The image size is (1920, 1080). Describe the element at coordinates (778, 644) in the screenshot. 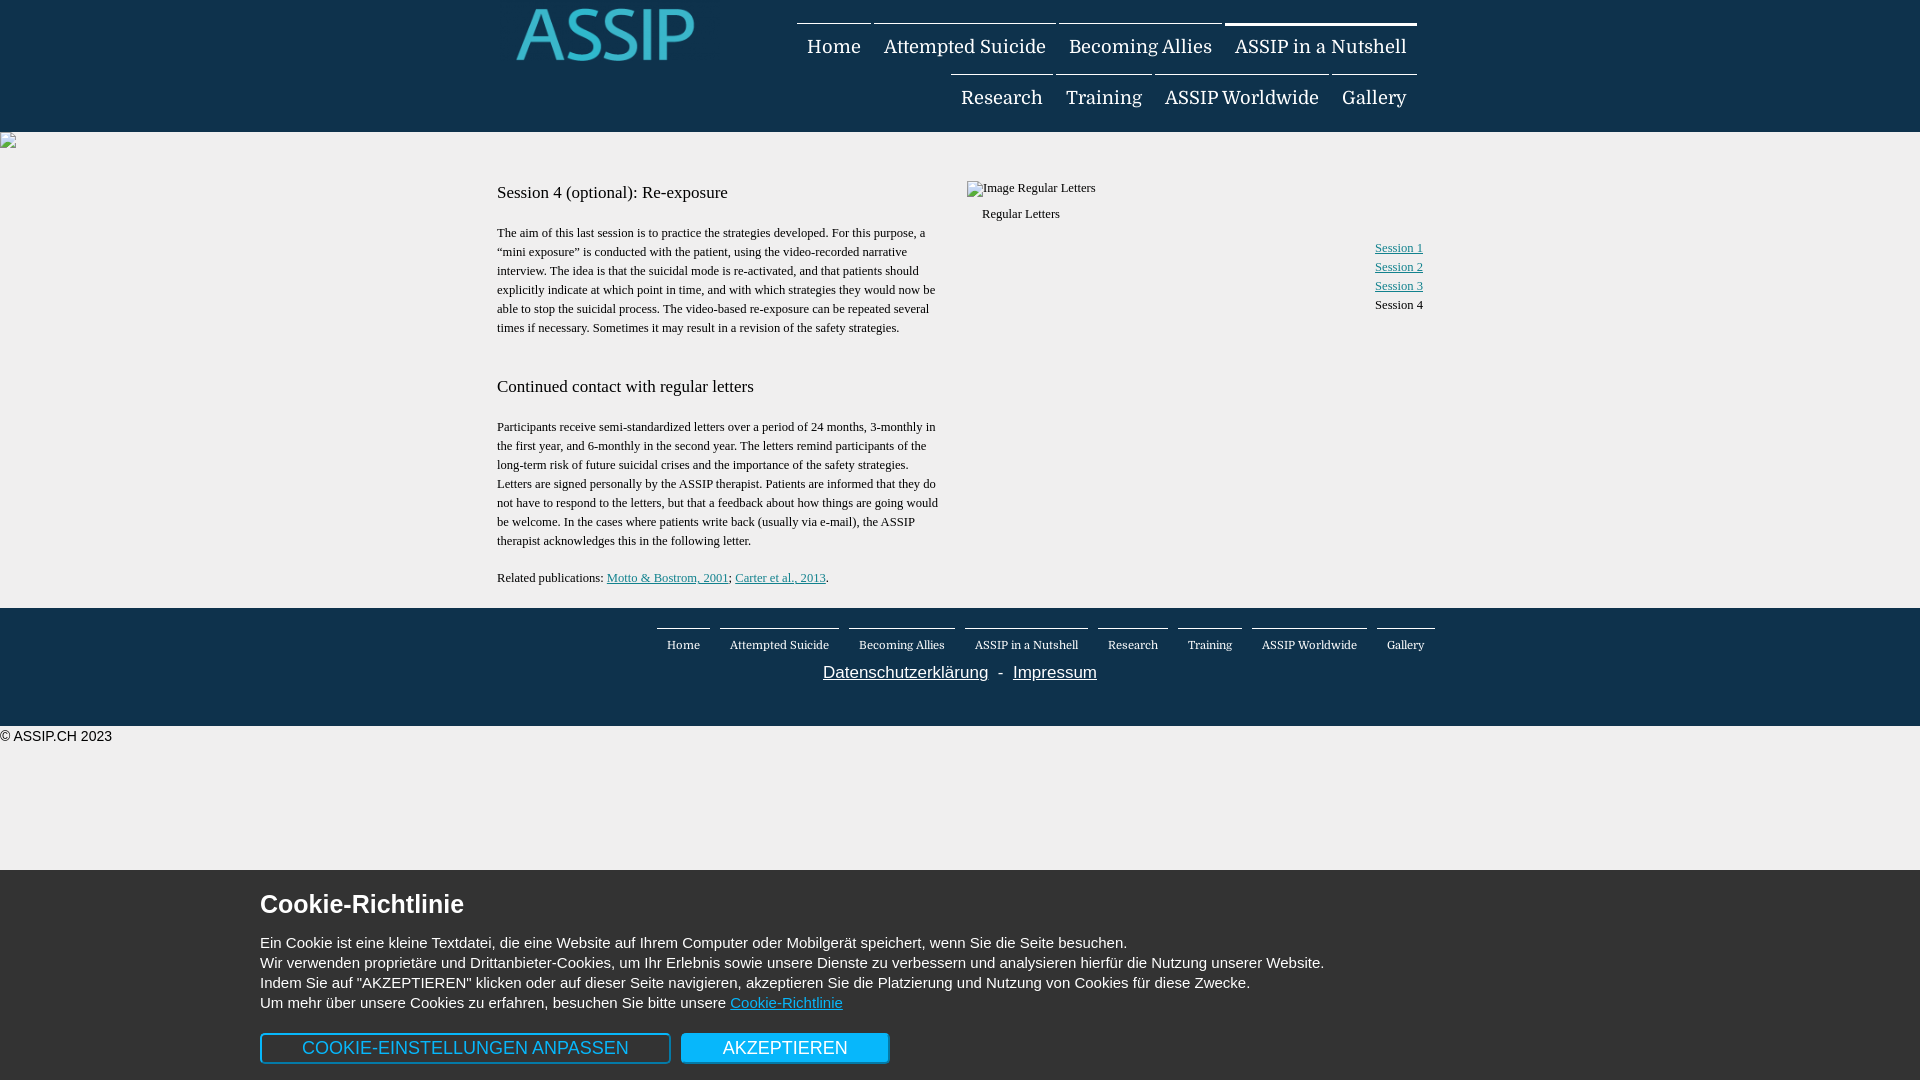

I see `'Attempted Suicide'` at that location.